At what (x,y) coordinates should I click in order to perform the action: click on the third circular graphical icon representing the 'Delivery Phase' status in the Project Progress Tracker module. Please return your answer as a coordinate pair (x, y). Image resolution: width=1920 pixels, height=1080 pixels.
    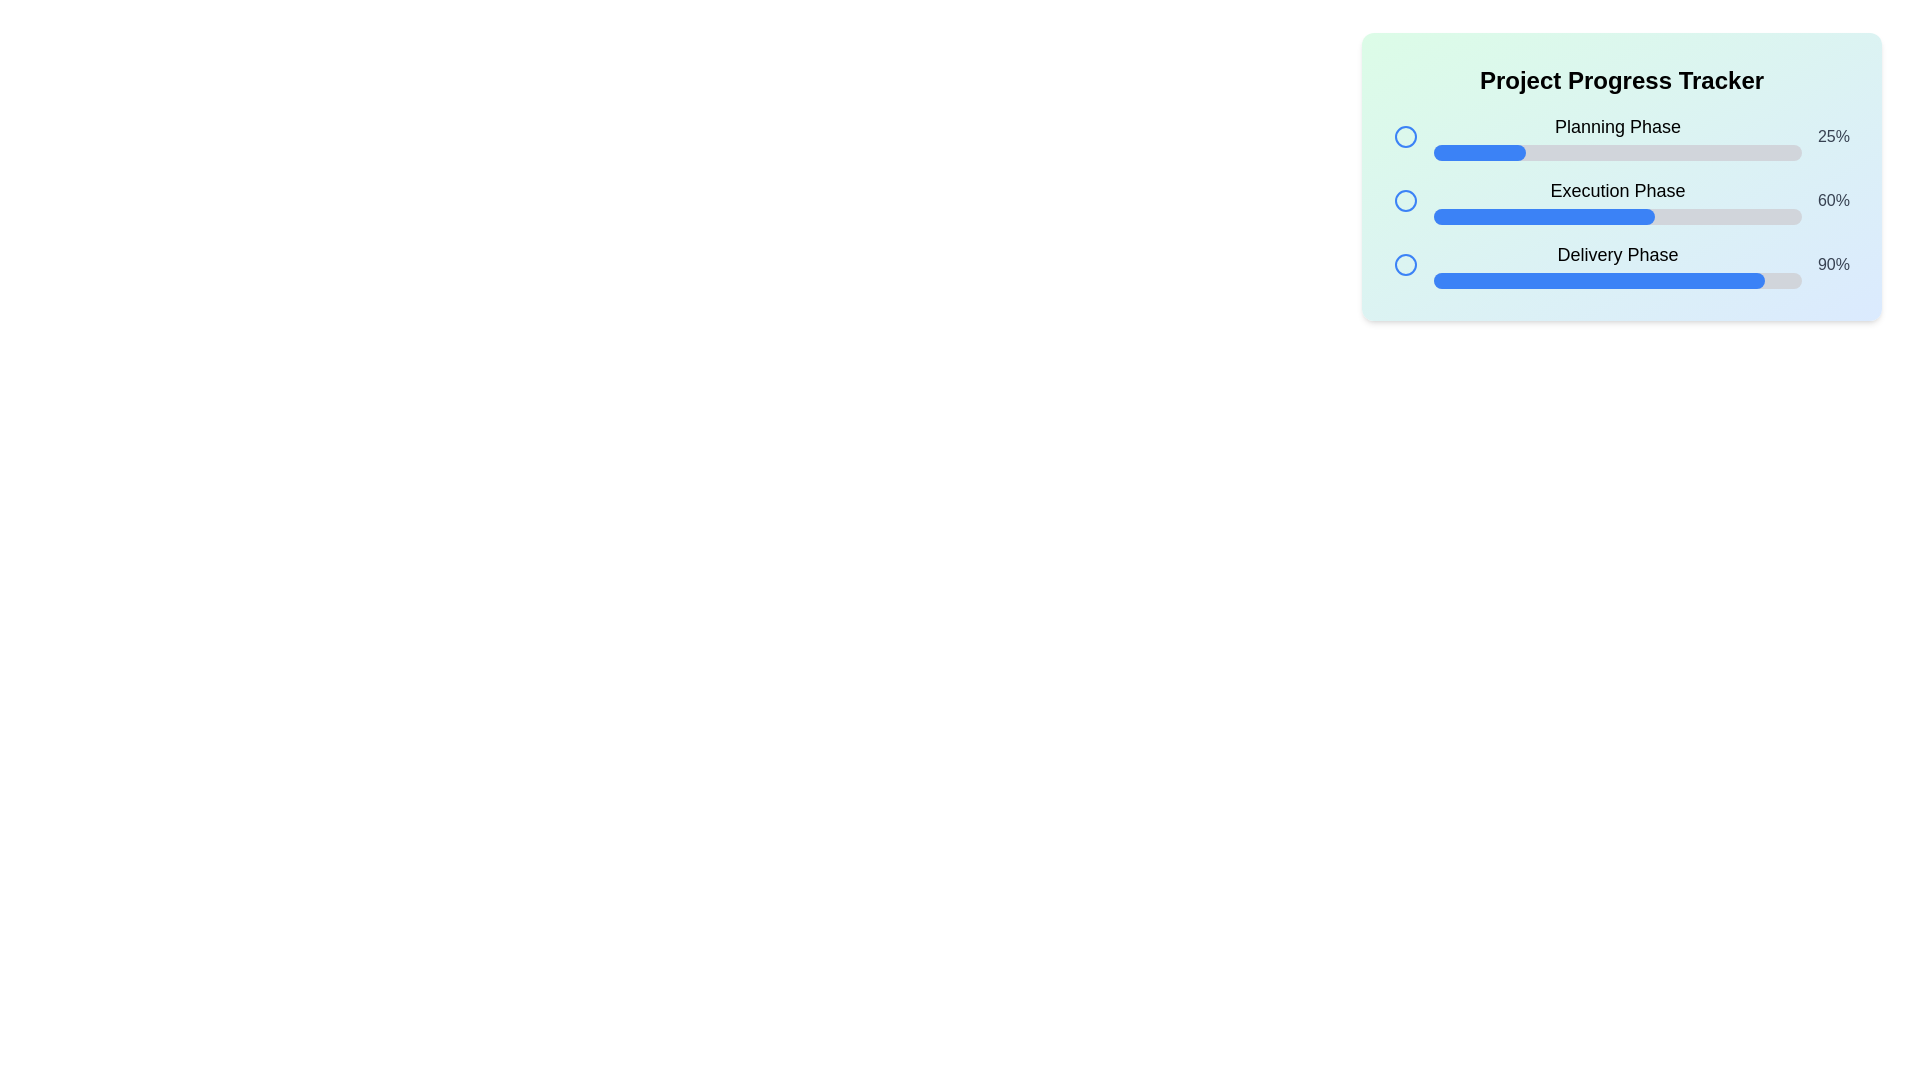
    Looking at the image, I should click on (1405, 264).